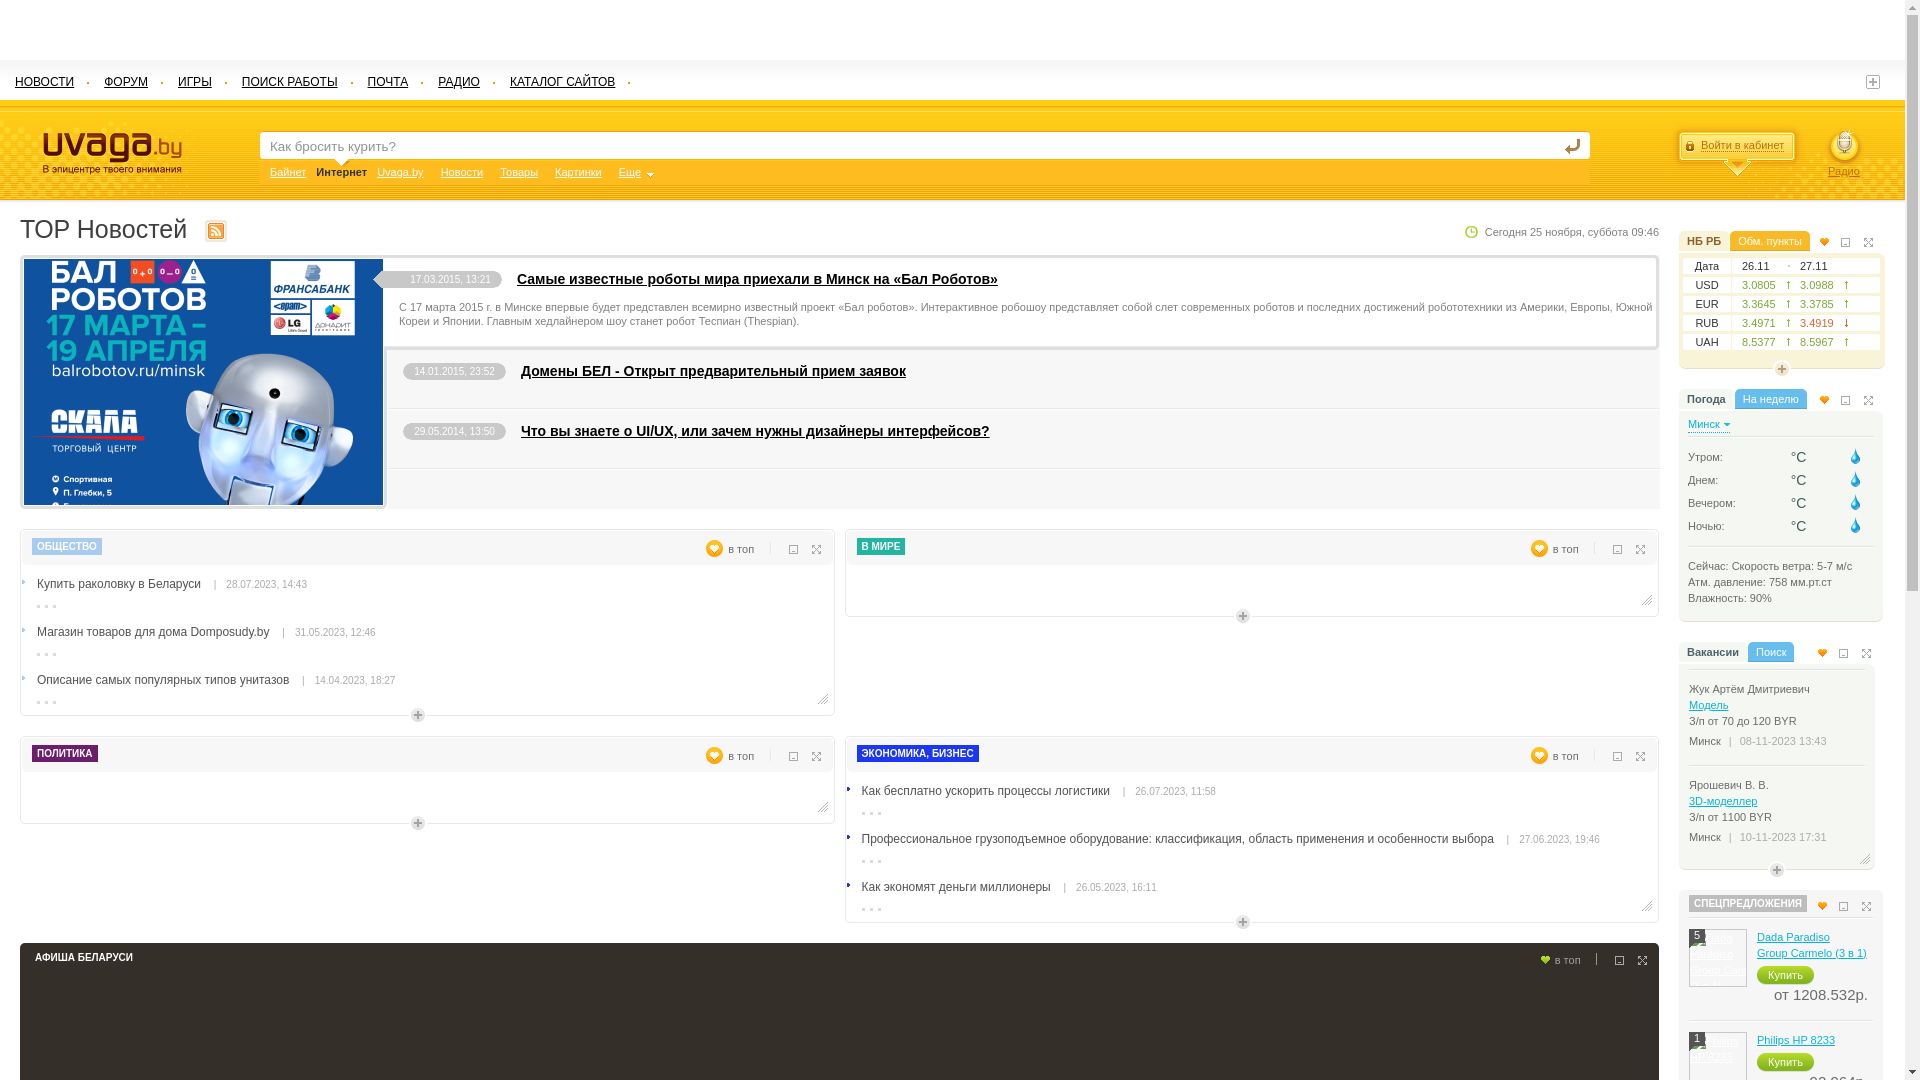 The width and height of the screenshot is (1920, 1080). I want to click on 'Philips HP 8233', so click(1755, 1039).